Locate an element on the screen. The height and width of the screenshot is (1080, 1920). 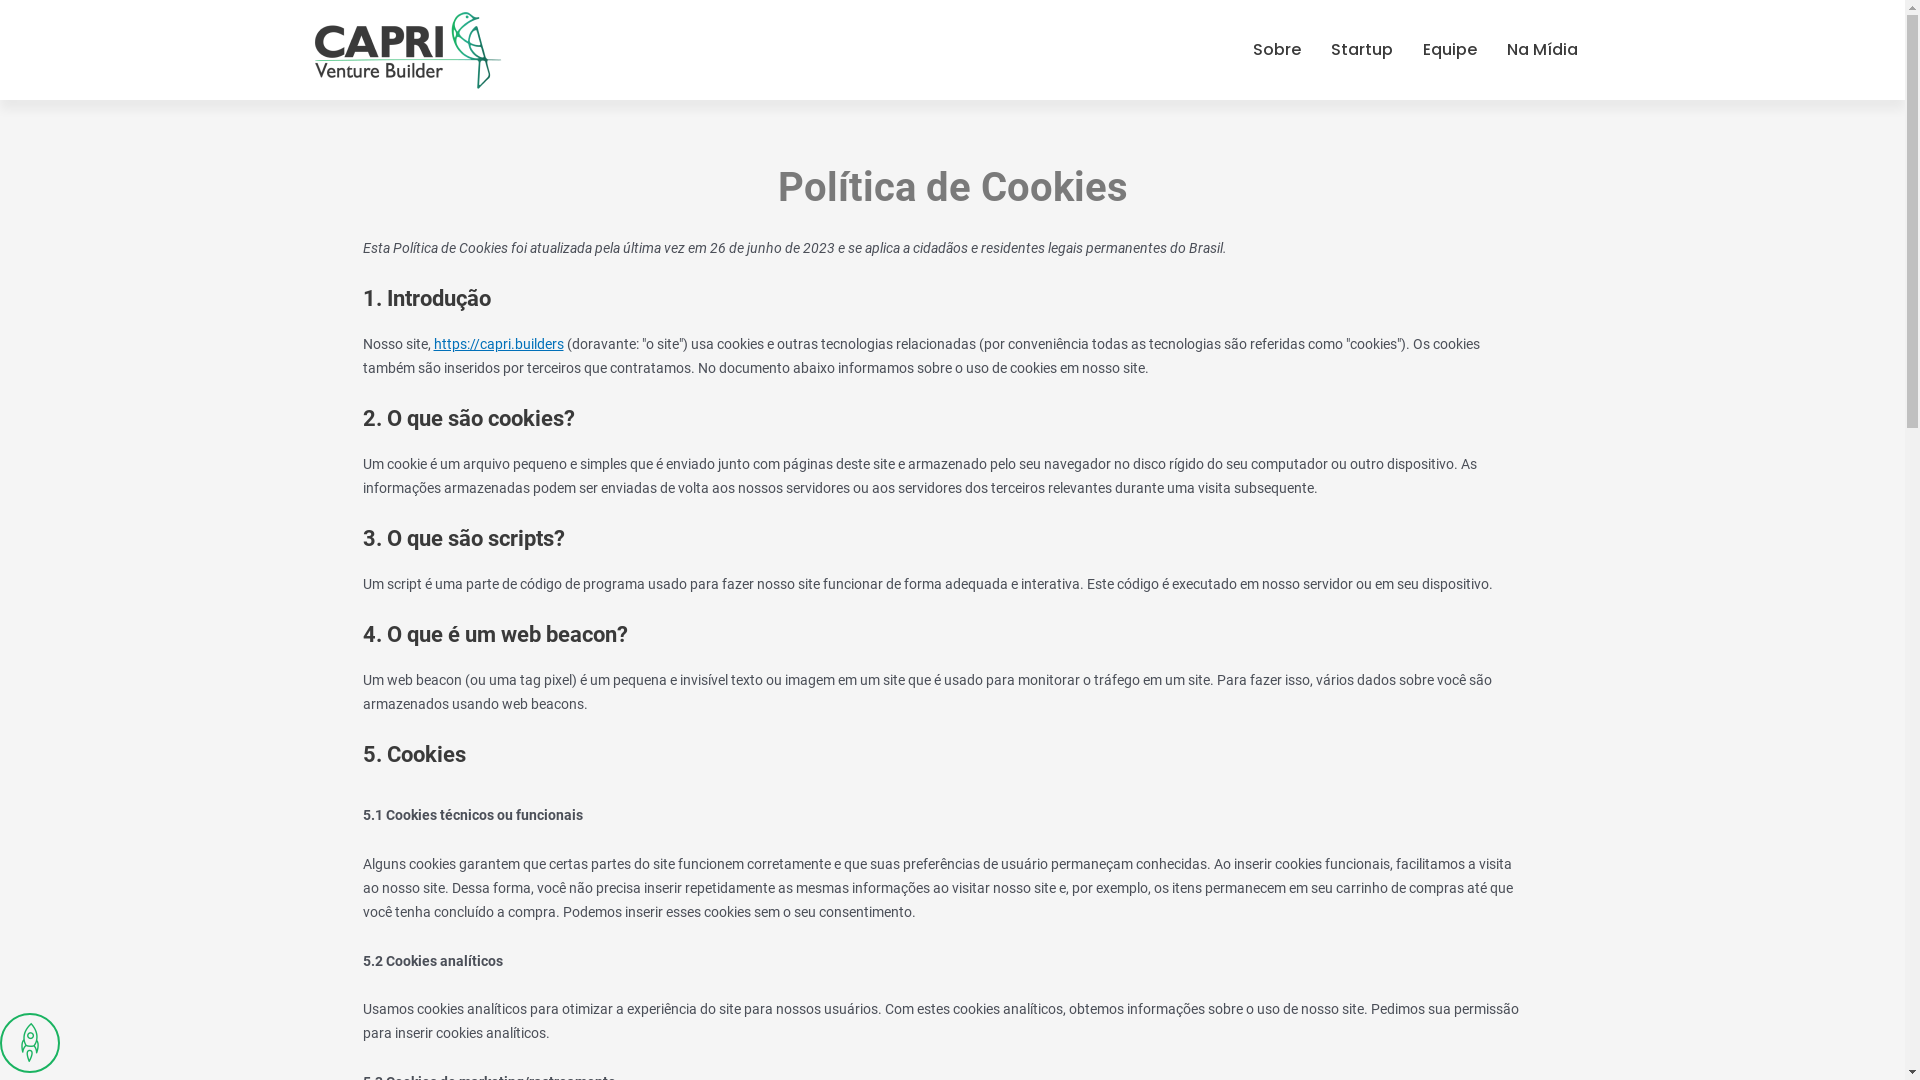
'Startup' is located at coordinates (1315, 49).